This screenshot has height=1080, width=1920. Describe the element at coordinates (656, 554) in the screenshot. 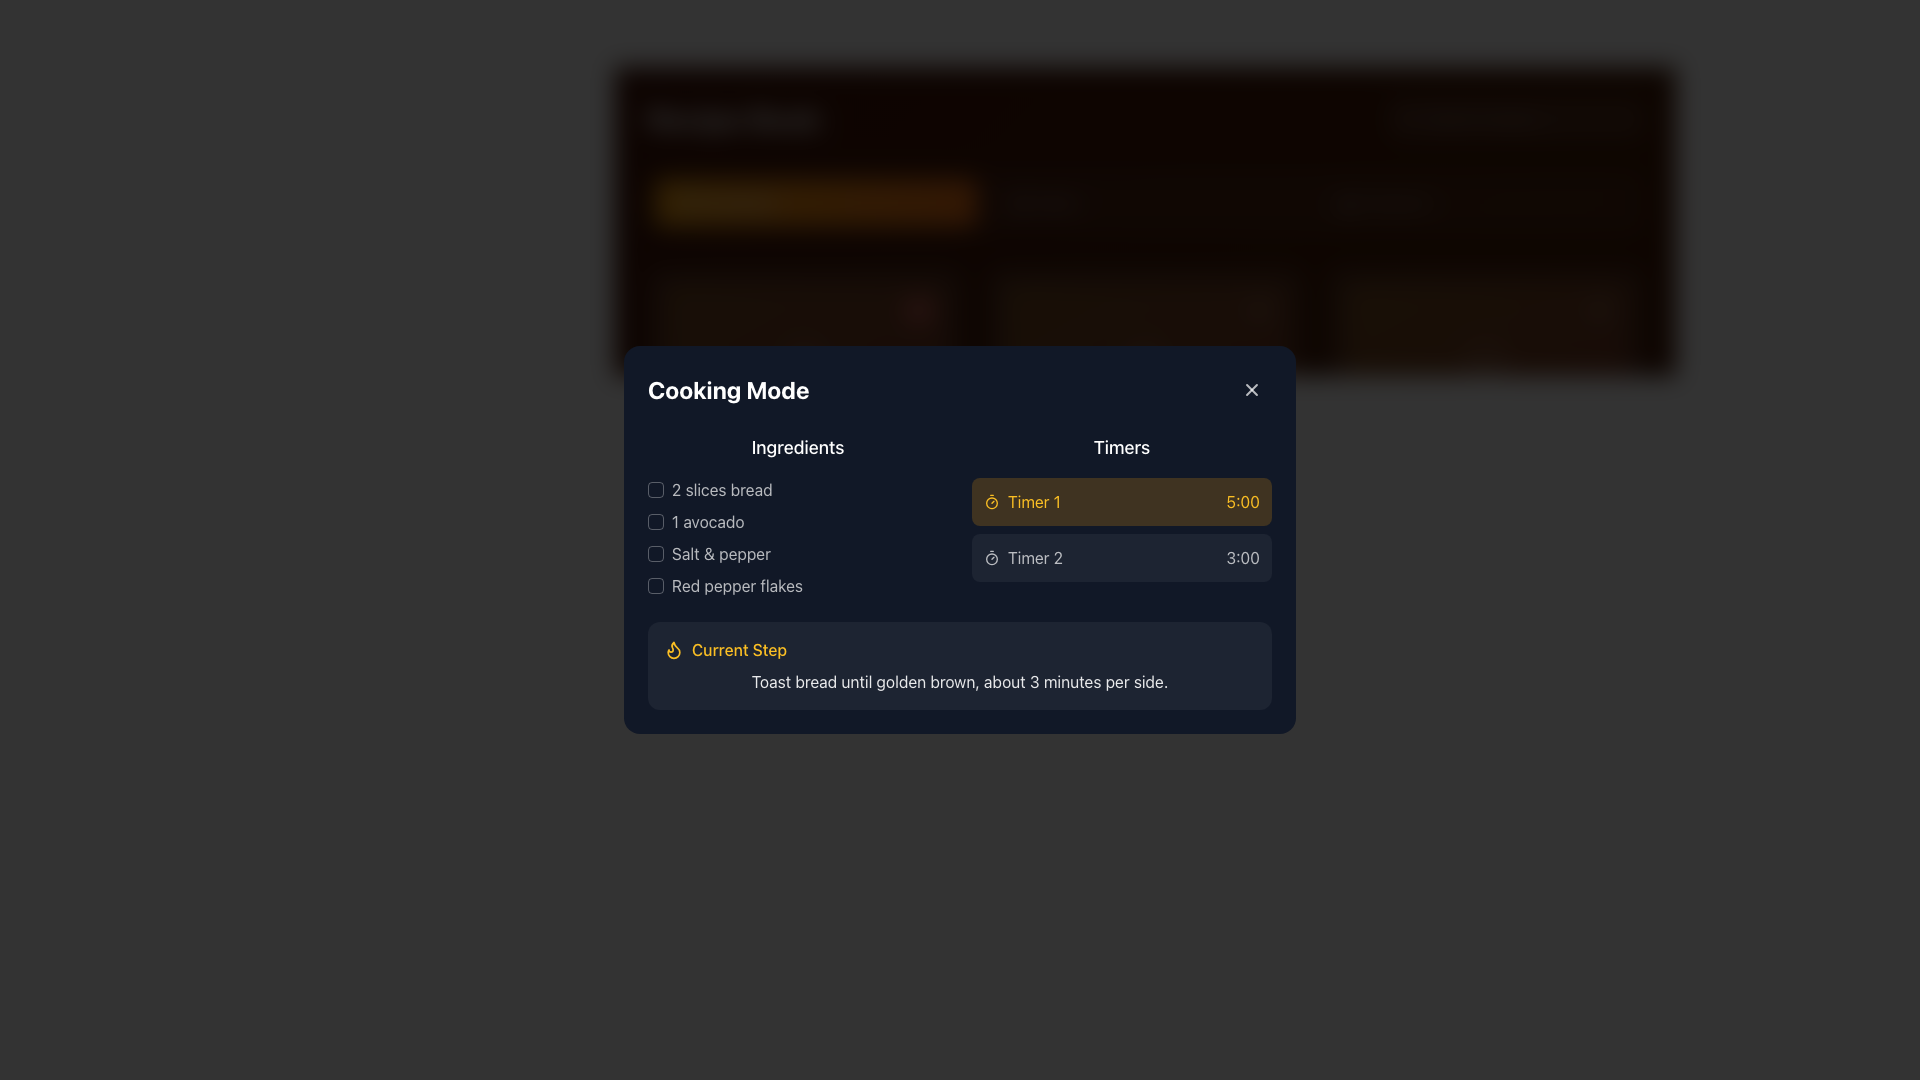

I see `the checkbox located in the 'Ingredients' section of the Cooking Mode modal` at that location.